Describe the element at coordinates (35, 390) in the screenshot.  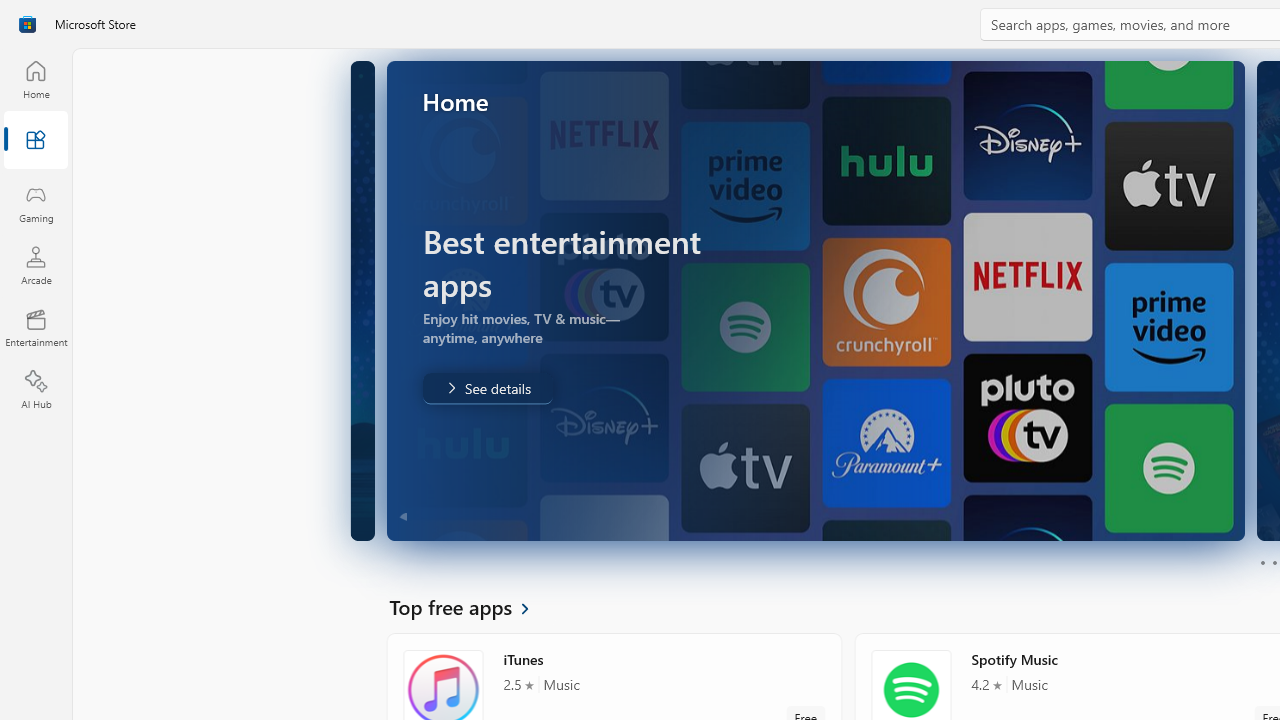
I see `'AI Hub'` at that location.